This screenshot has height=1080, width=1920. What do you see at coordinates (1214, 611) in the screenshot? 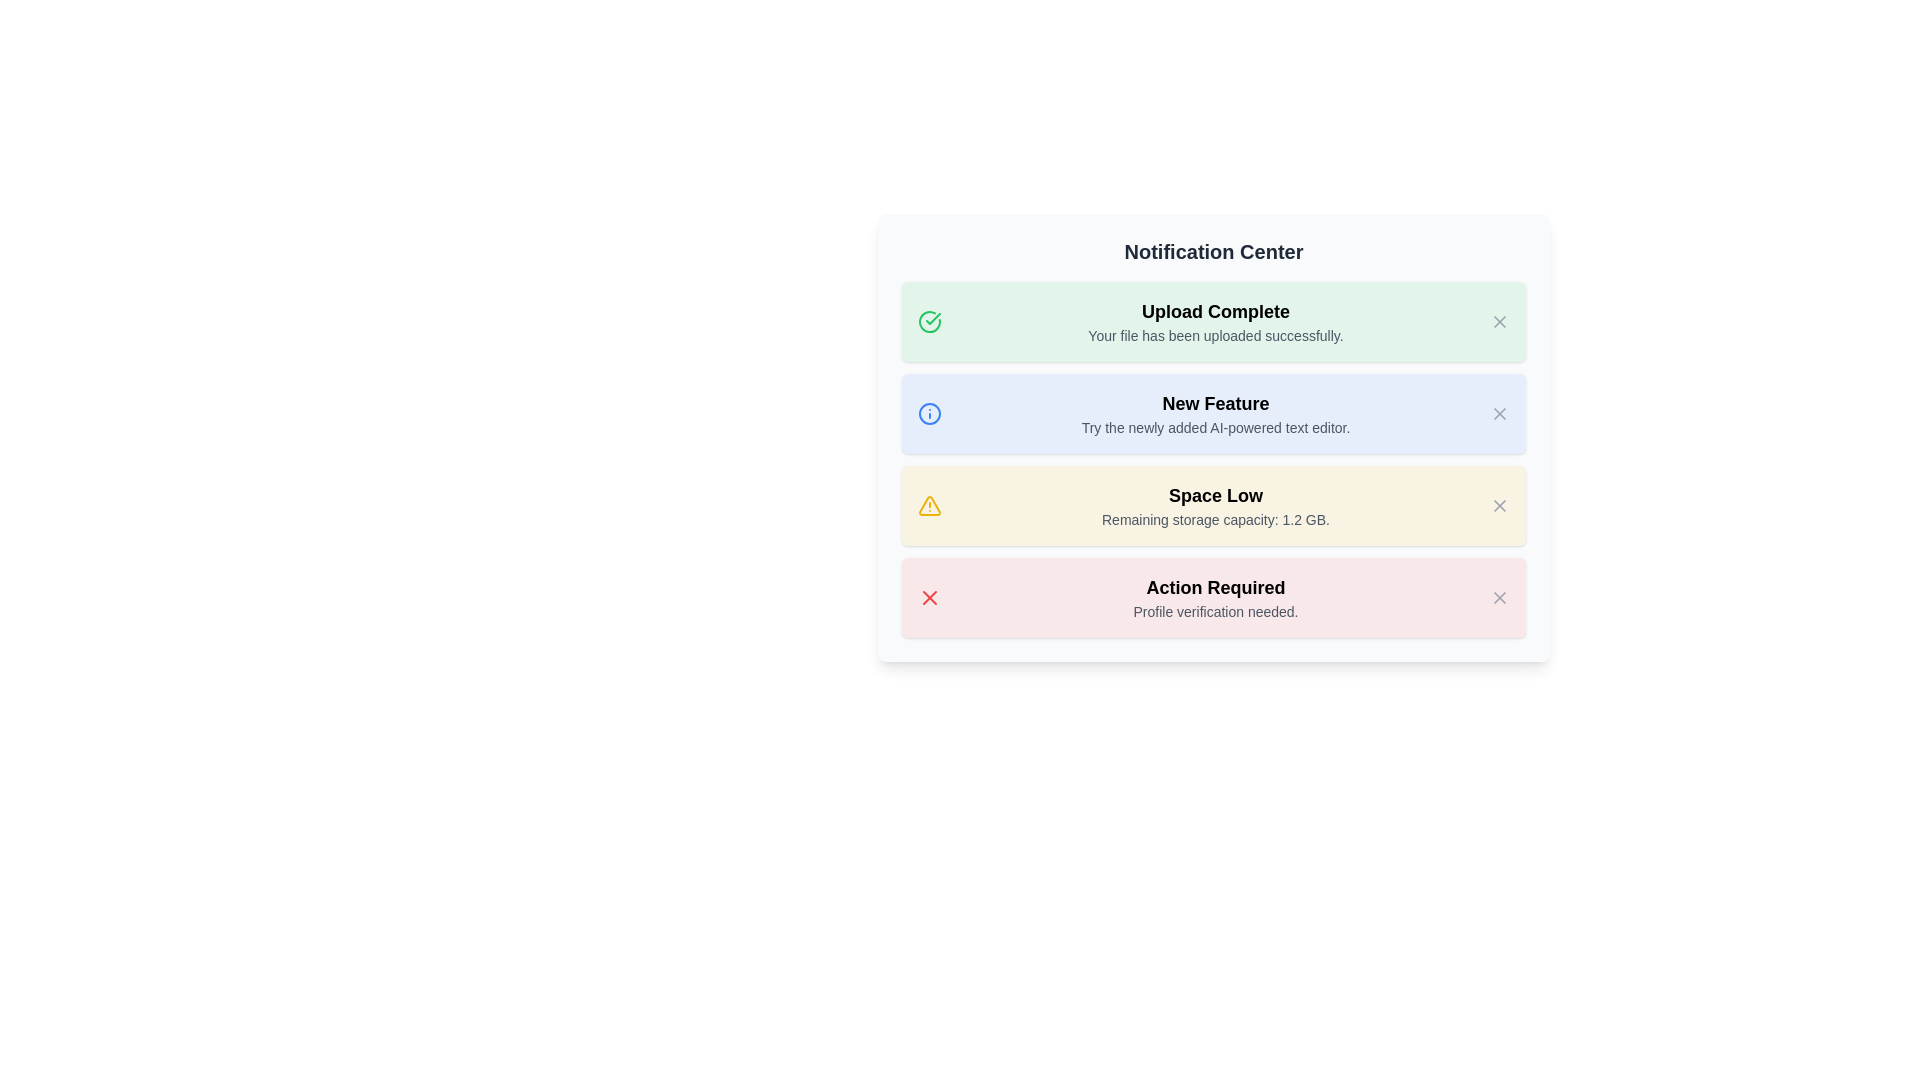
I see `text snippet 'Profile verification needed.' located within the red-colored action alert section at the bottom of the notification interface, specifically as the second line of text under the 'Action Required' heading` at bounding box center [1214, 611].